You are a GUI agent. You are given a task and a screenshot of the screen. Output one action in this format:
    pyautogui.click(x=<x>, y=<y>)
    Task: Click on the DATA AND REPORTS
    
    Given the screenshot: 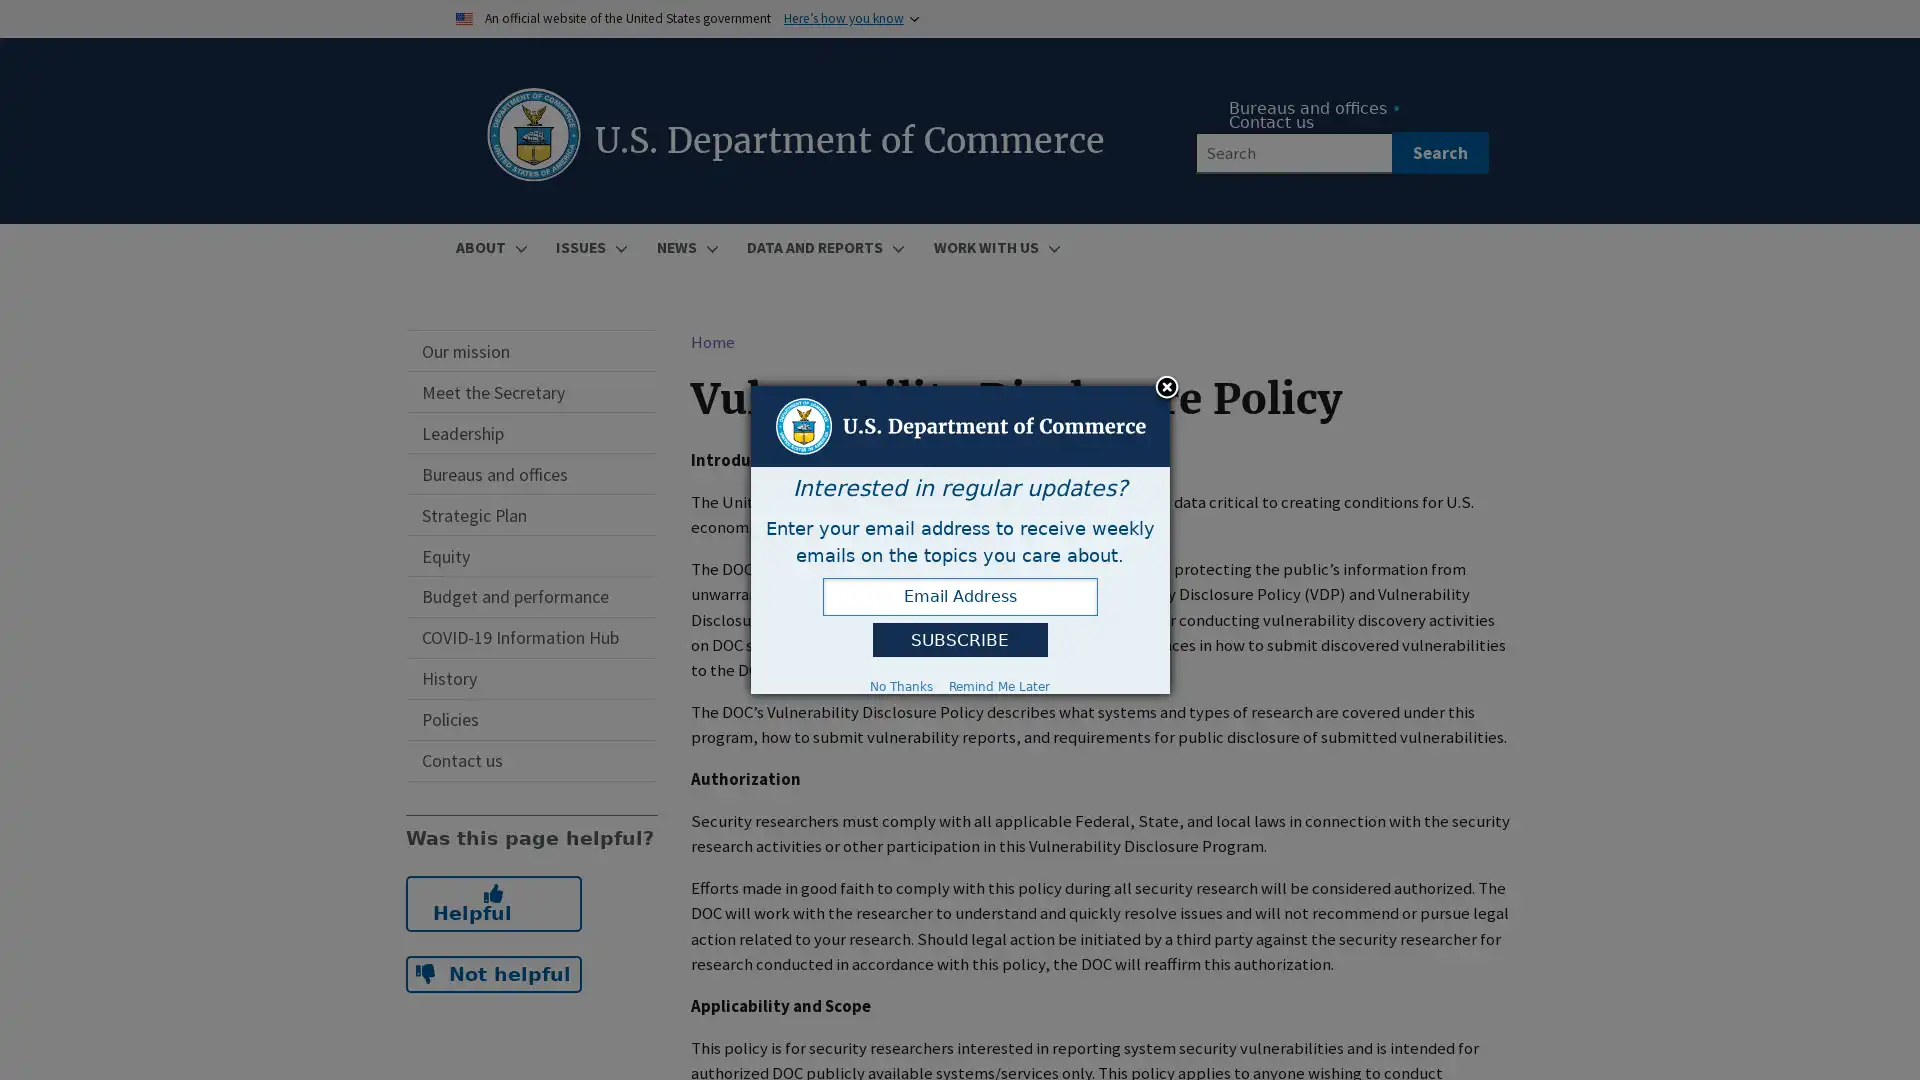 What is the action you would take?
    pyautogui.click(x=822, y=246)
    